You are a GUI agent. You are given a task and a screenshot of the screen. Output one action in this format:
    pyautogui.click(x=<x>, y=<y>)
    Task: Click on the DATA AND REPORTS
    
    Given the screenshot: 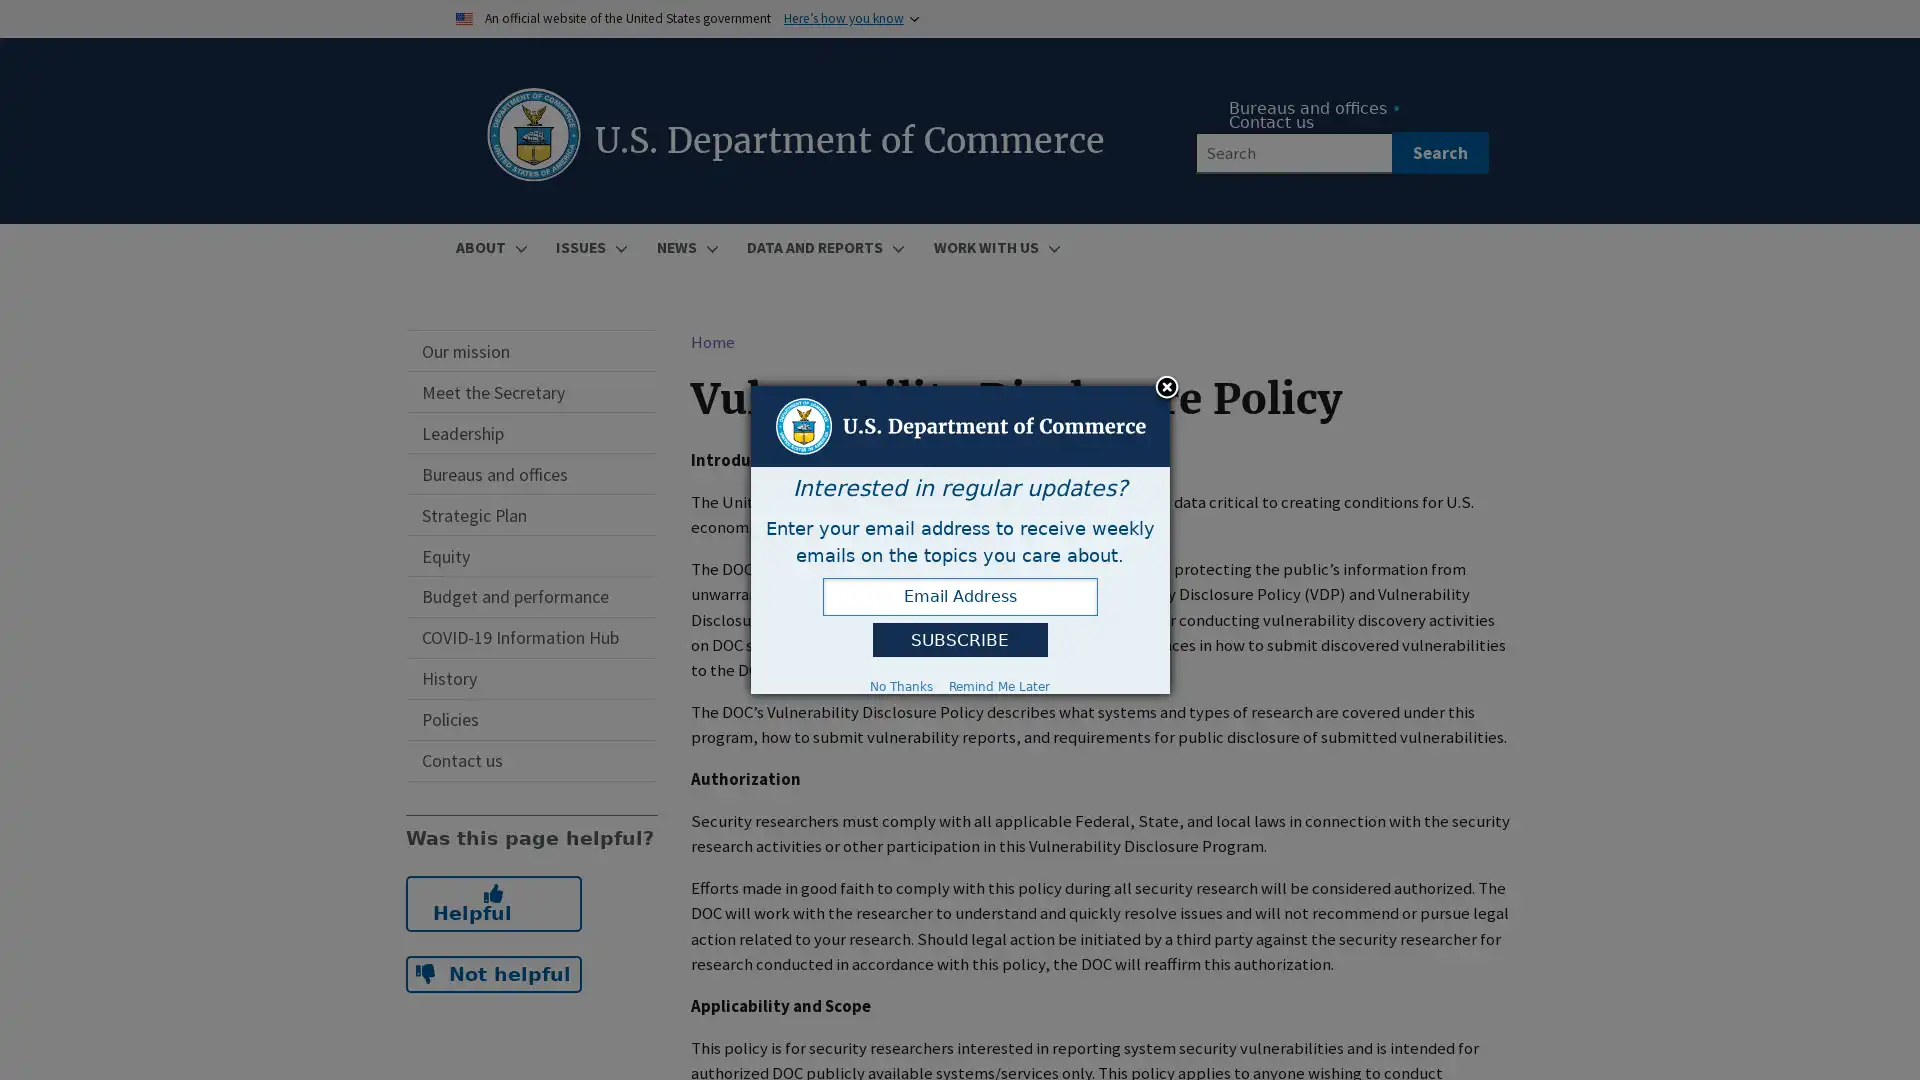 What is the action you would take?
    pyautogui.click(x=822, y=246)
    